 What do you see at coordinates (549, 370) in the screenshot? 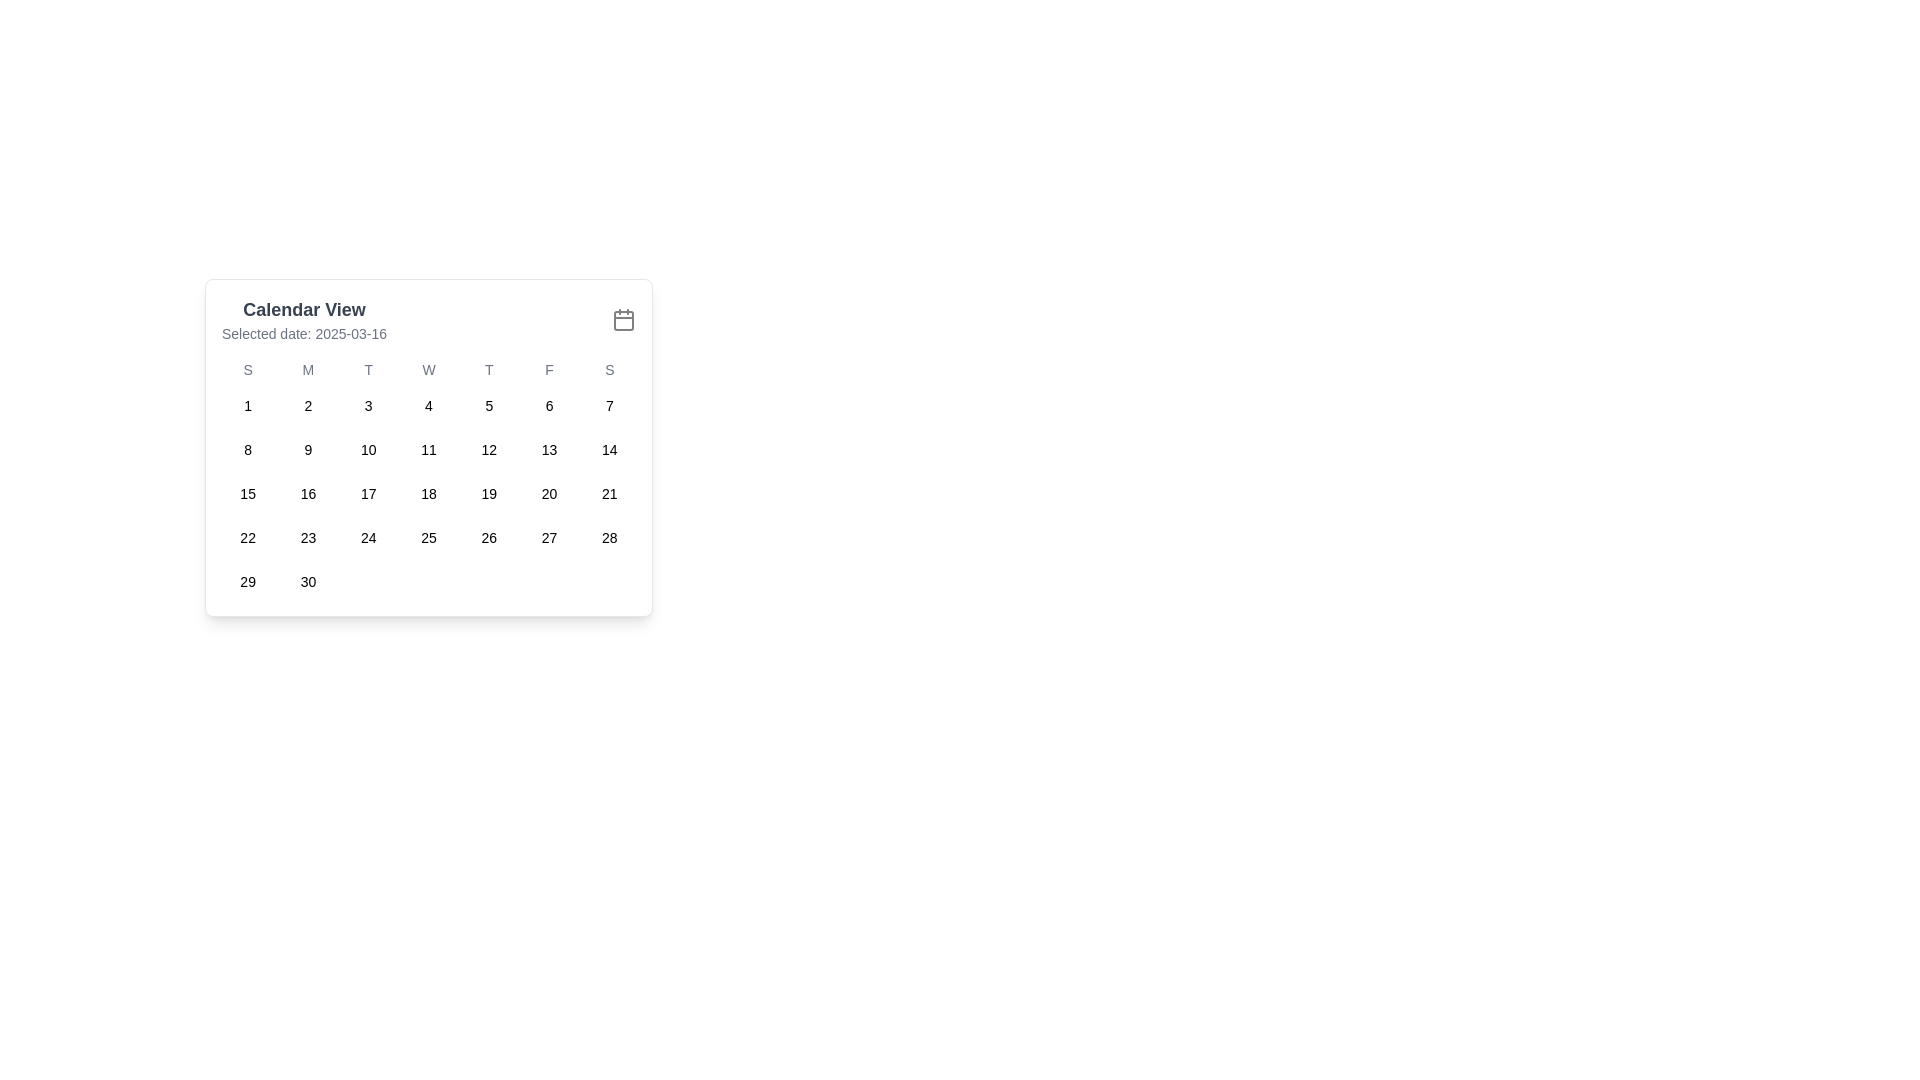
I see `the 'F' character label, which is the sixth character in a row of seven at the top of the calendar view` at bounding box center [549, 370].